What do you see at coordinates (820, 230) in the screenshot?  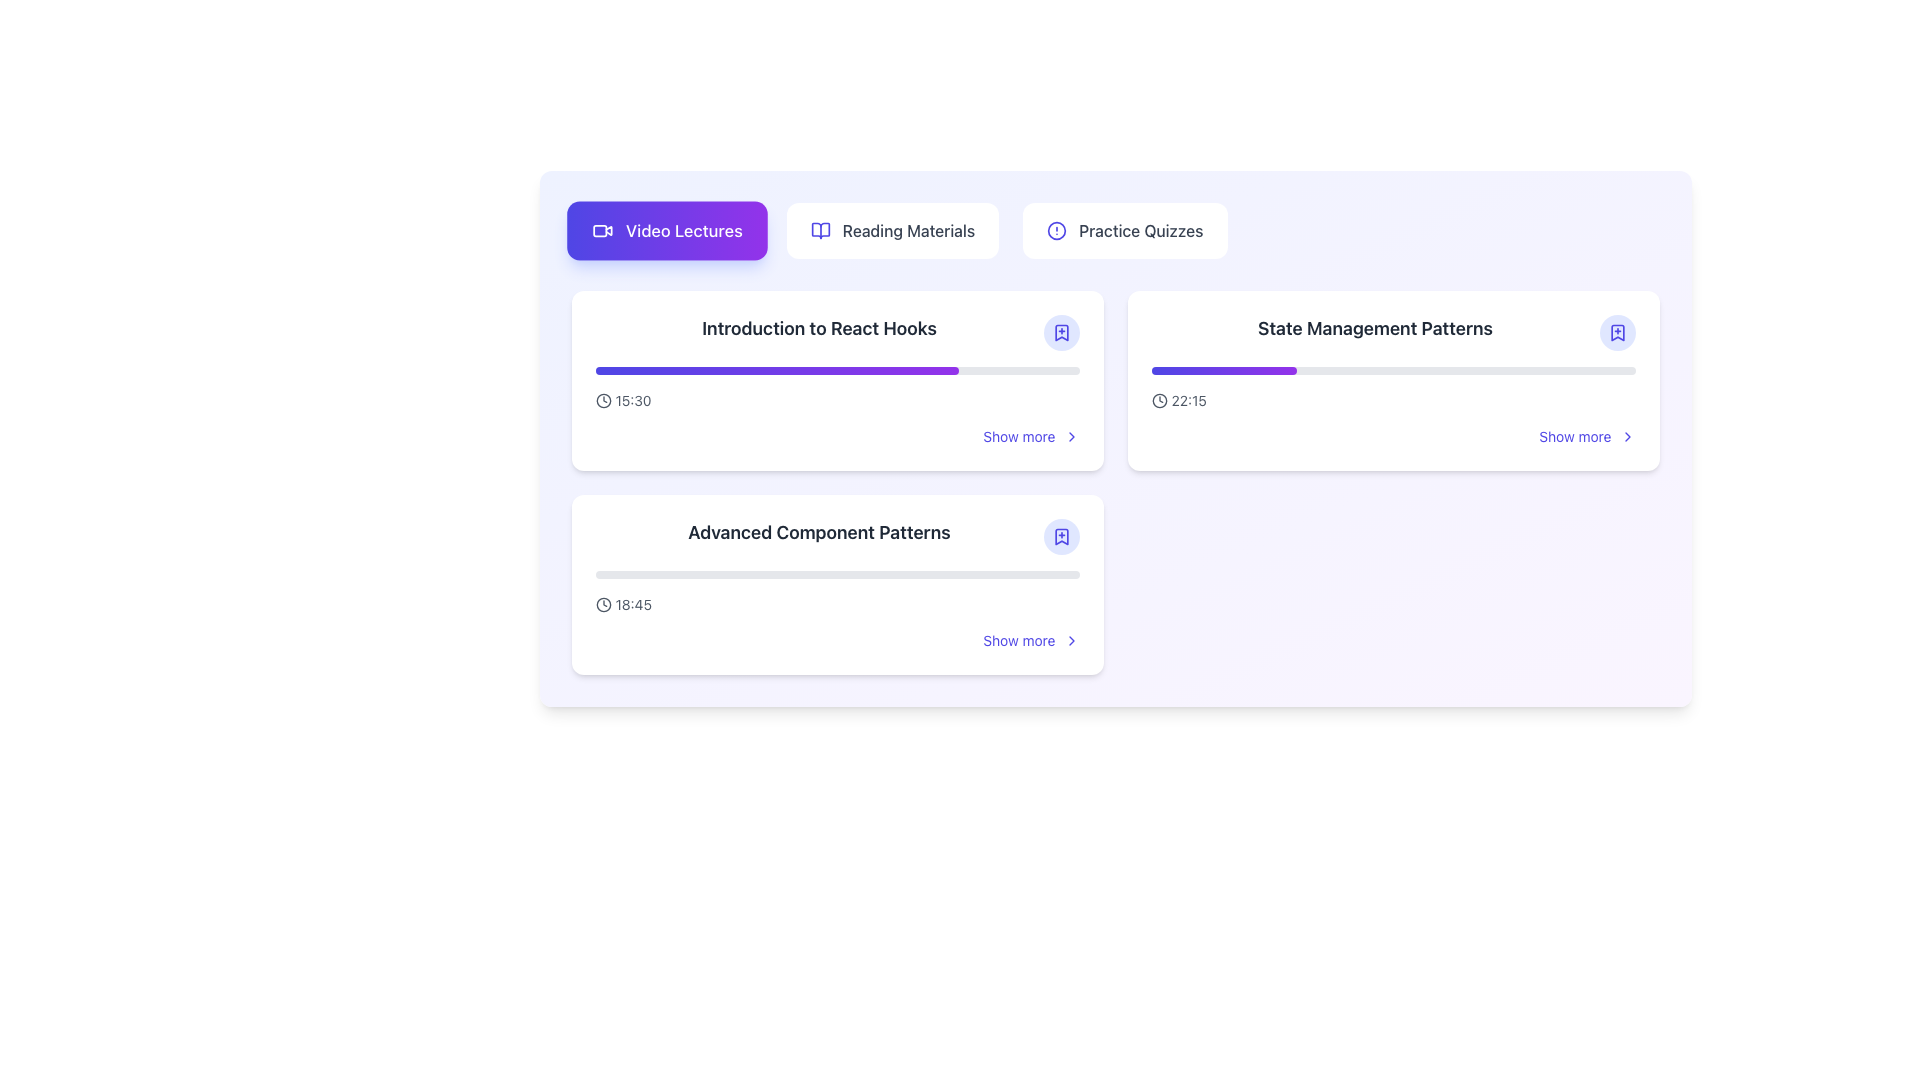 I see `the icon that resembles an open book, located in the center of the interface toolbar` at bounding box center [820, 230].